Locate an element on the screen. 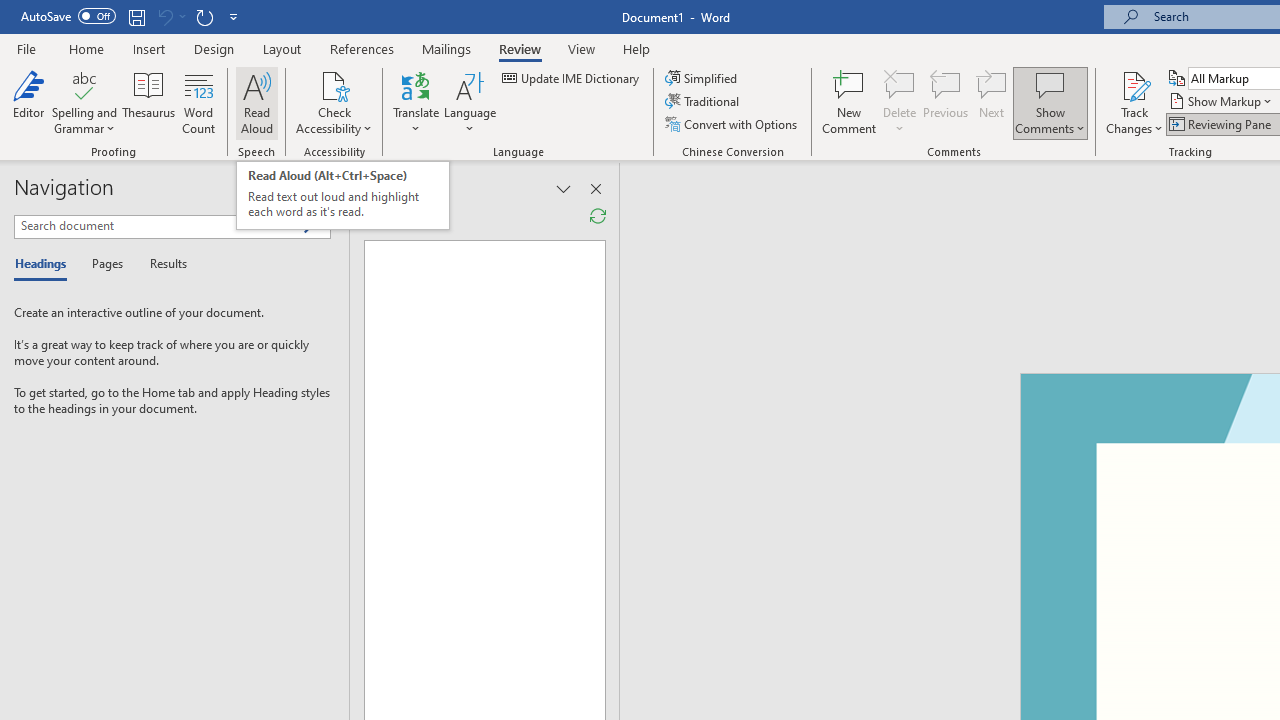 The image size is (1280, 720). 'Repeat Doc Close' is located at coordinates (204, 16).